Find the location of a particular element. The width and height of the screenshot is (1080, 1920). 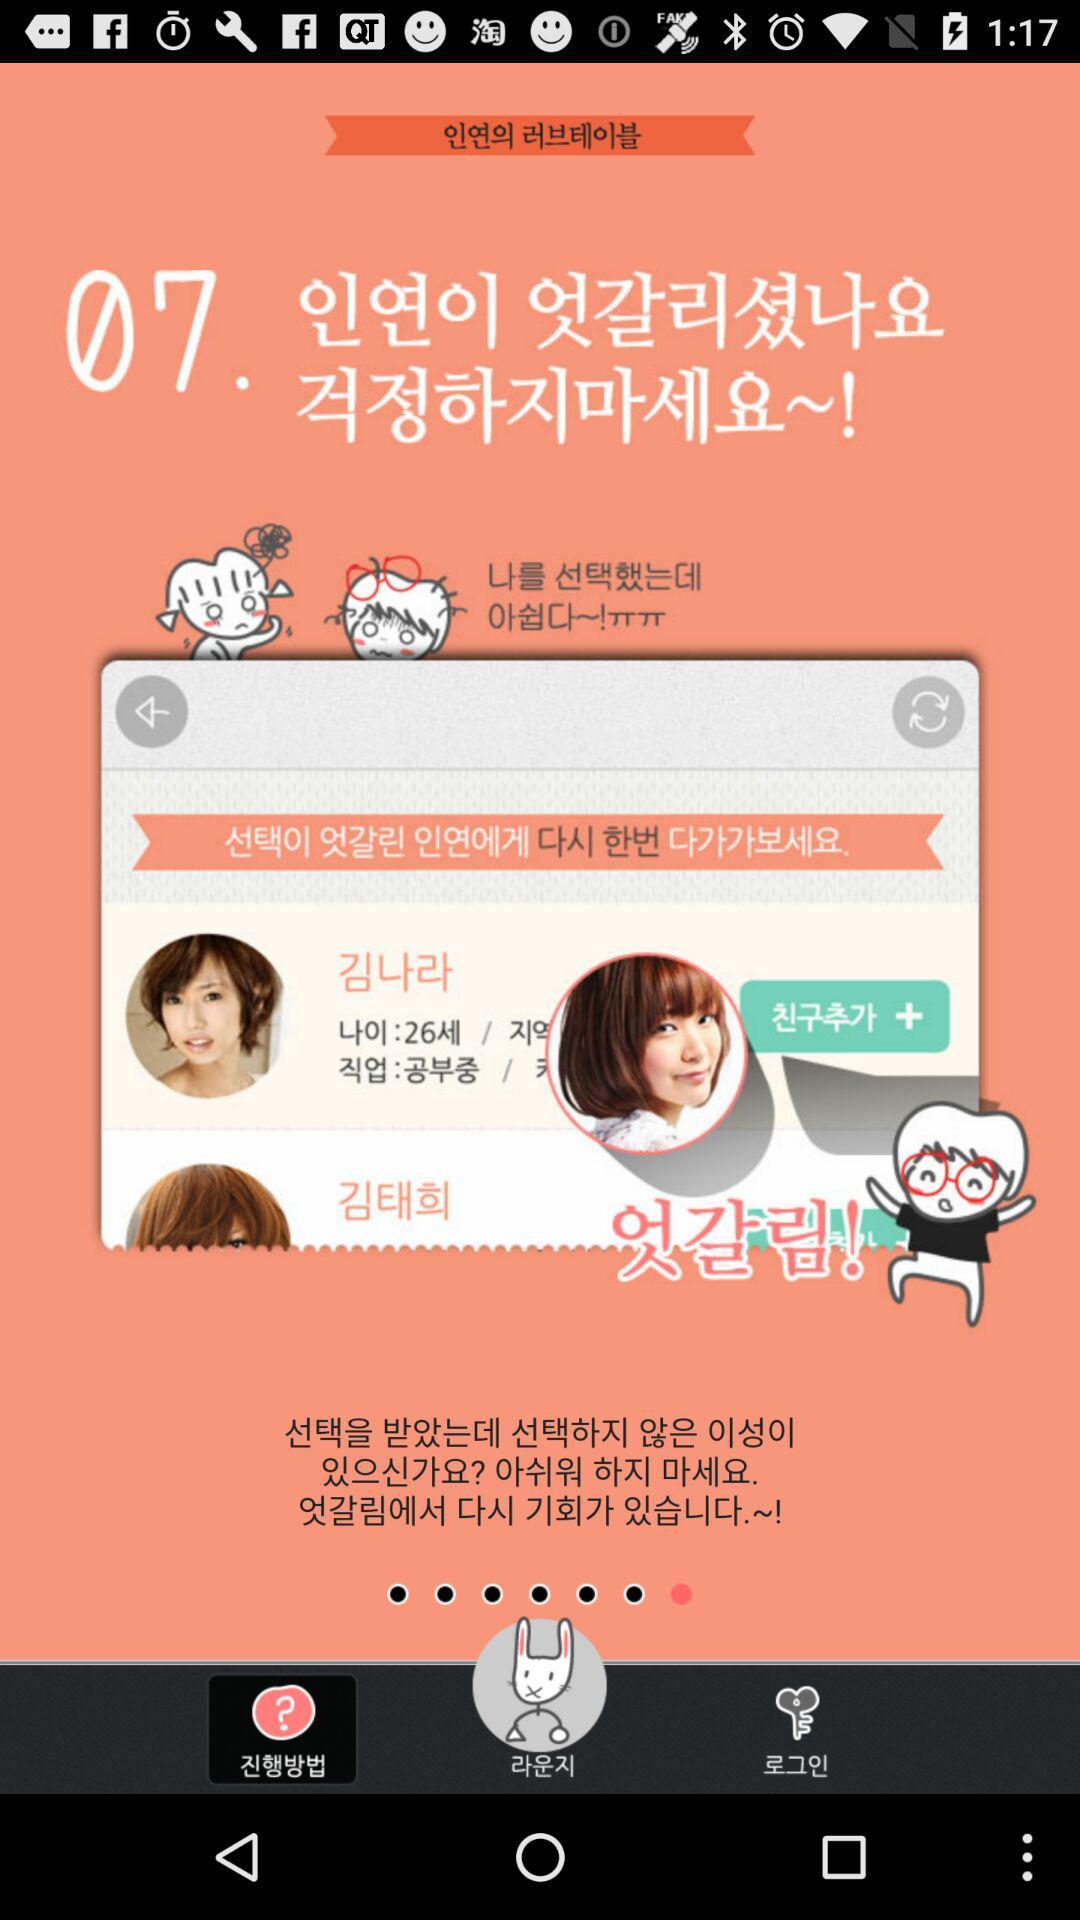

previous is located at coordinates (634, 1593).